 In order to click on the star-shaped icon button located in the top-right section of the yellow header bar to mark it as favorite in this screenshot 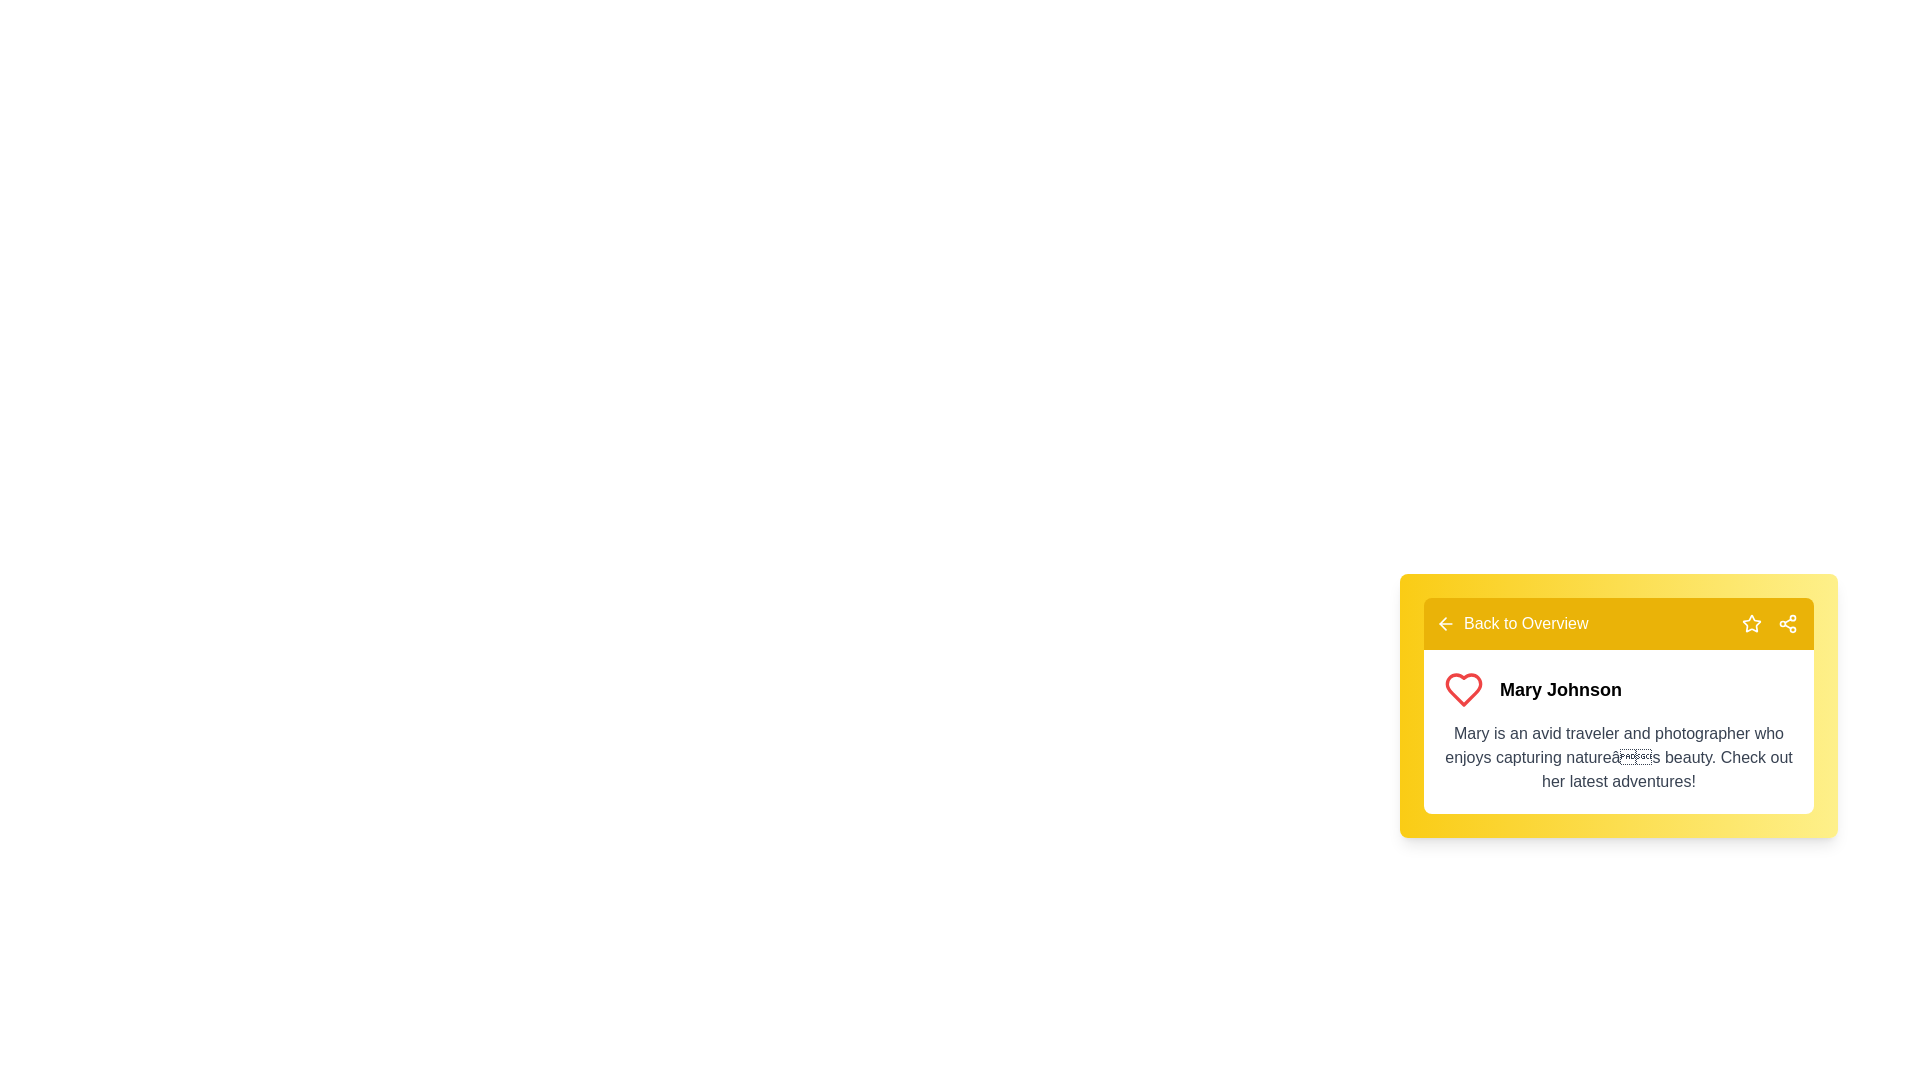, I will do `click(1751, 623)`.